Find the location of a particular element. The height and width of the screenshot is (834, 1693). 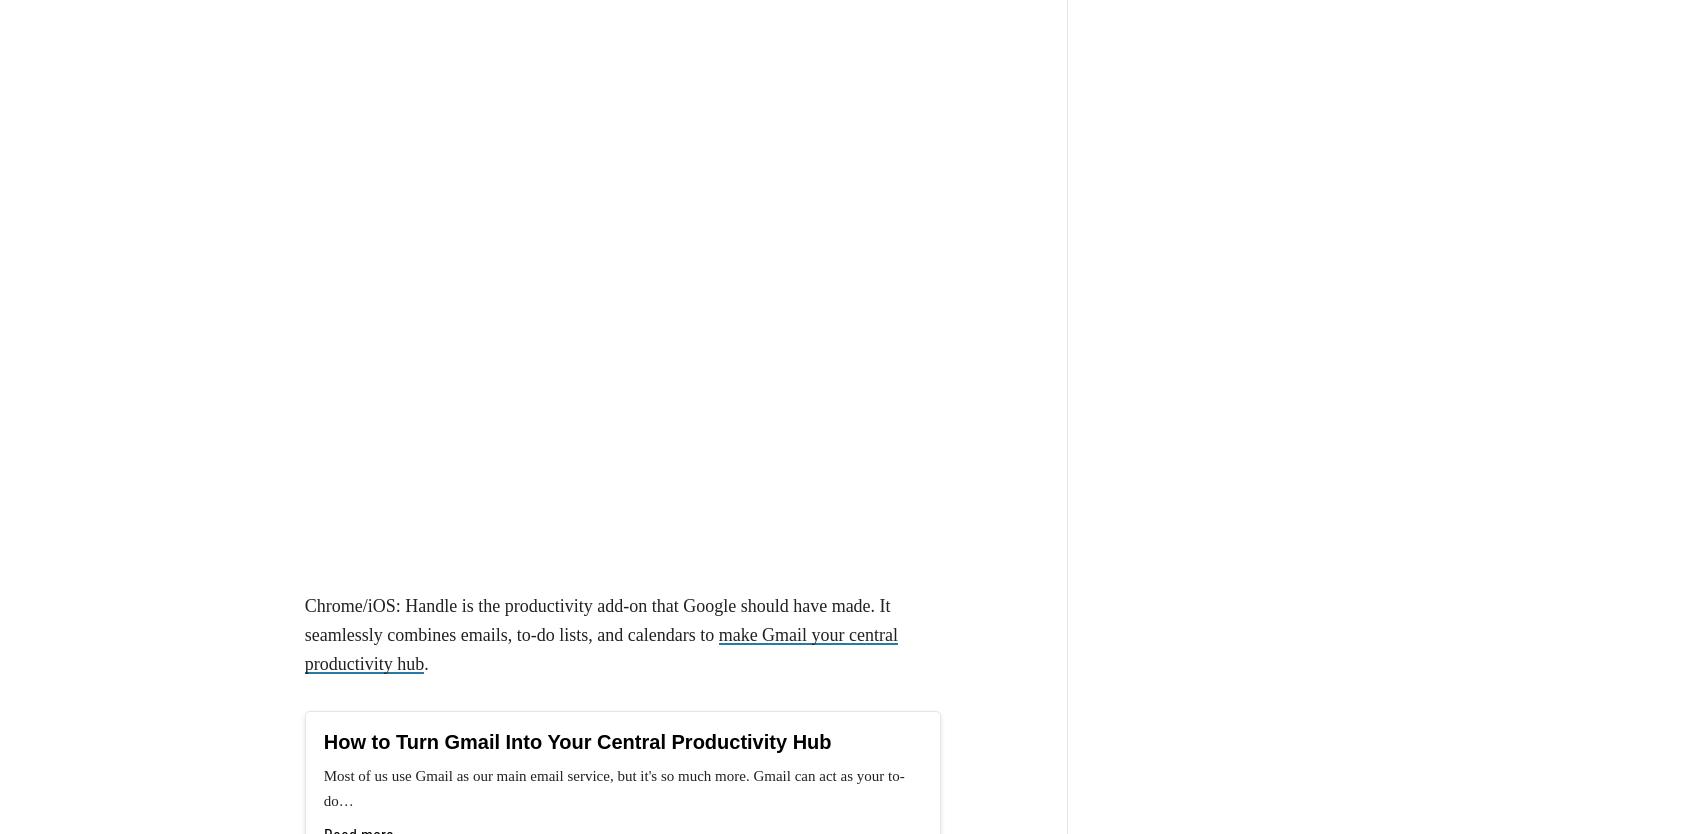

'might even make' is located at coordinates (421, 540).